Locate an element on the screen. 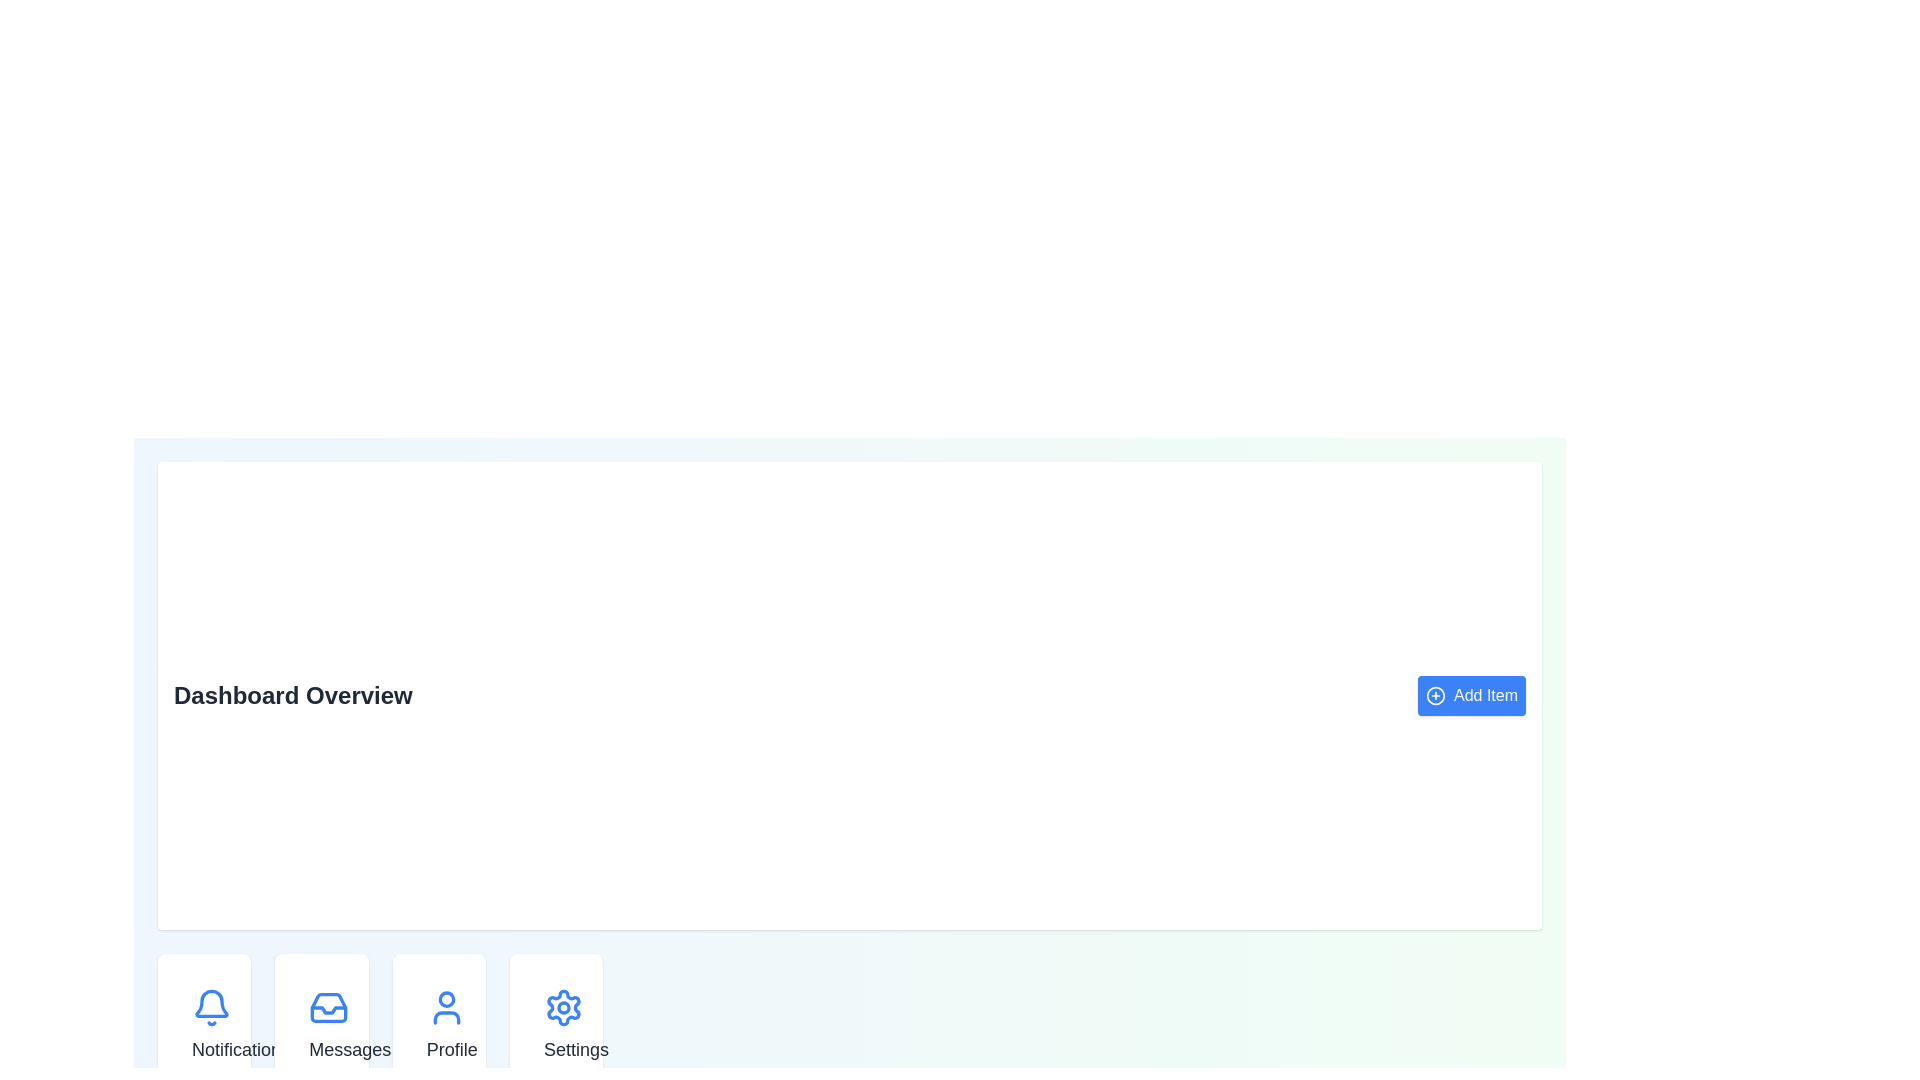 The height and width of the screenshot is (1080, 1920). the 'Profile' text label, which is a medium-sized, bold, gray shade label located in the lower navigation bar, centered under the user-profile icon is located at coordinates (451, 1048).